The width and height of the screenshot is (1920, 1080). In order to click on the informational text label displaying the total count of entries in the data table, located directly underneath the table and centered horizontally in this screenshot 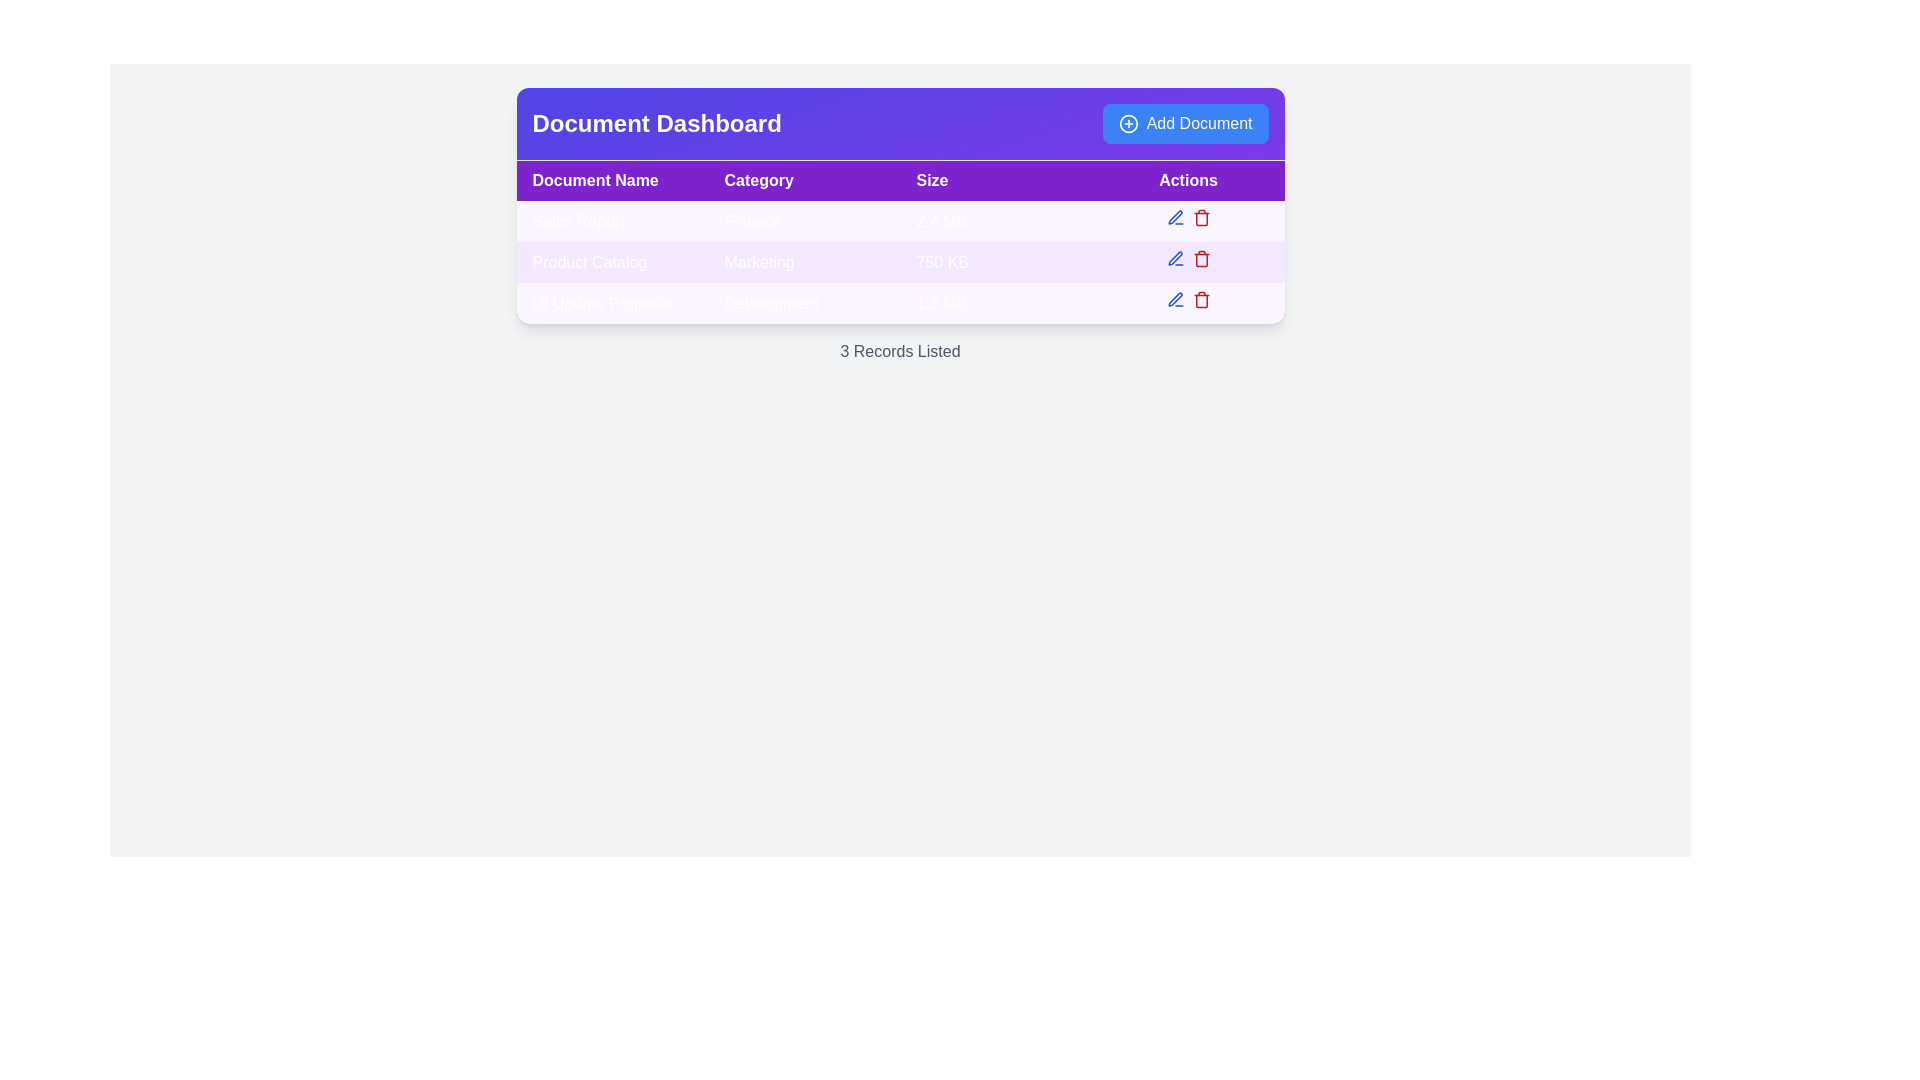, I will do `click(899, 350)`.